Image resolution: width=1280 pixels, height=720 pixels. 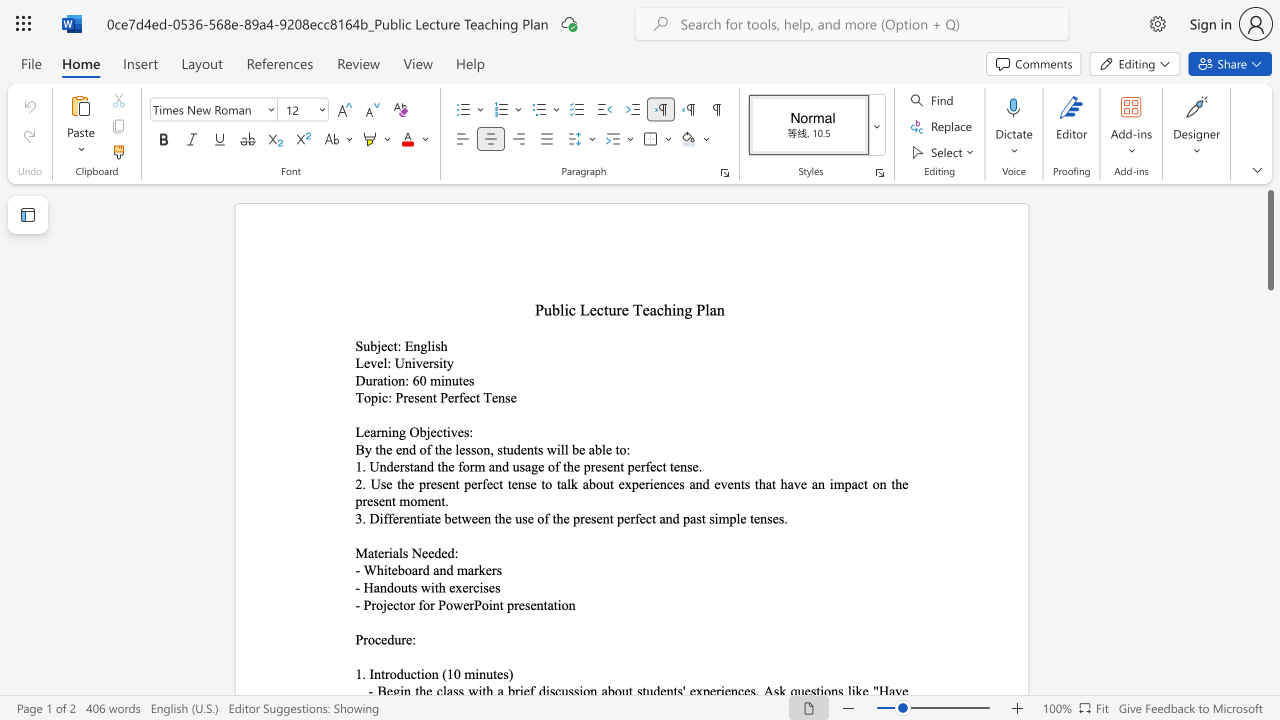 What do you see at coordinates (445, 674) in the screenshot?
I see `the subset text "10 minut" within the text "1. Introduction (10 minutes)"` at bounding box center [445, 674].